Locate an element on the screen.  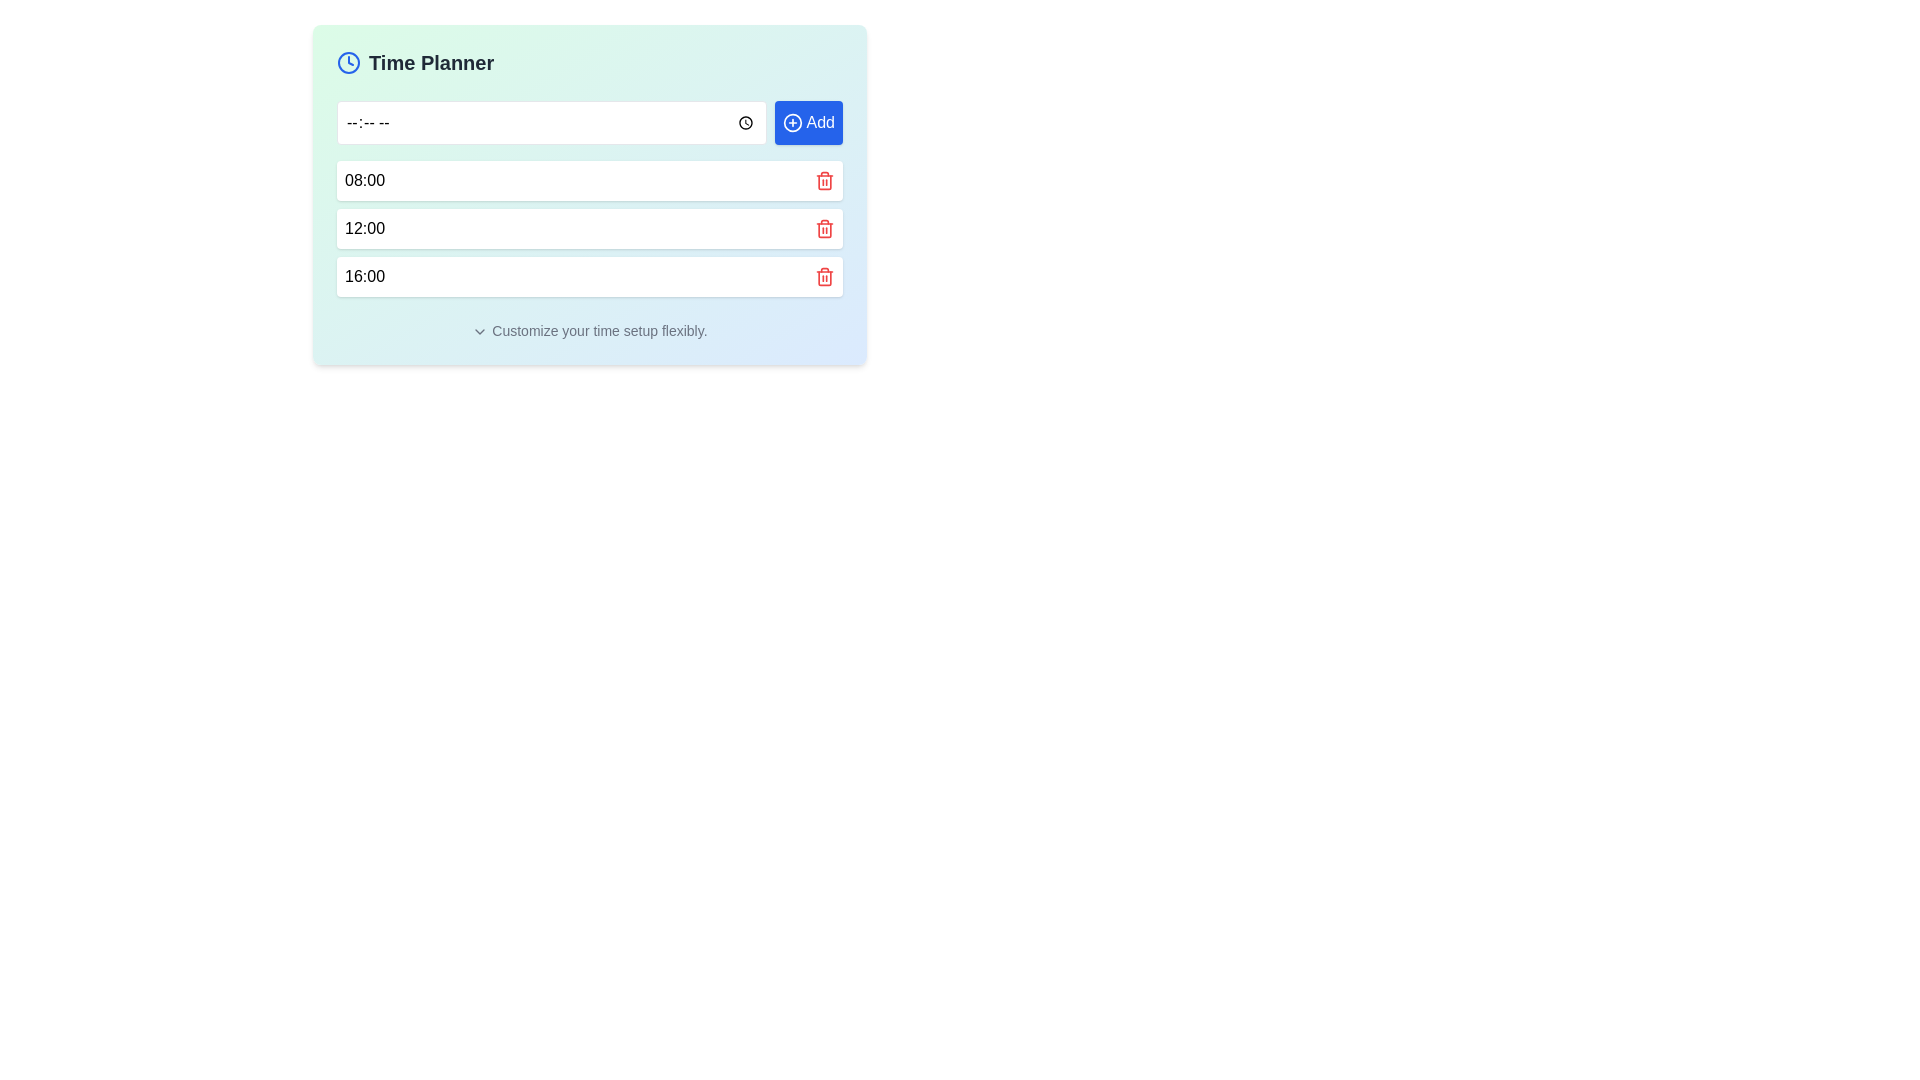
the delete button for the '08:00' list item to enable accessibility interactions is located at coordinates (825, 181).